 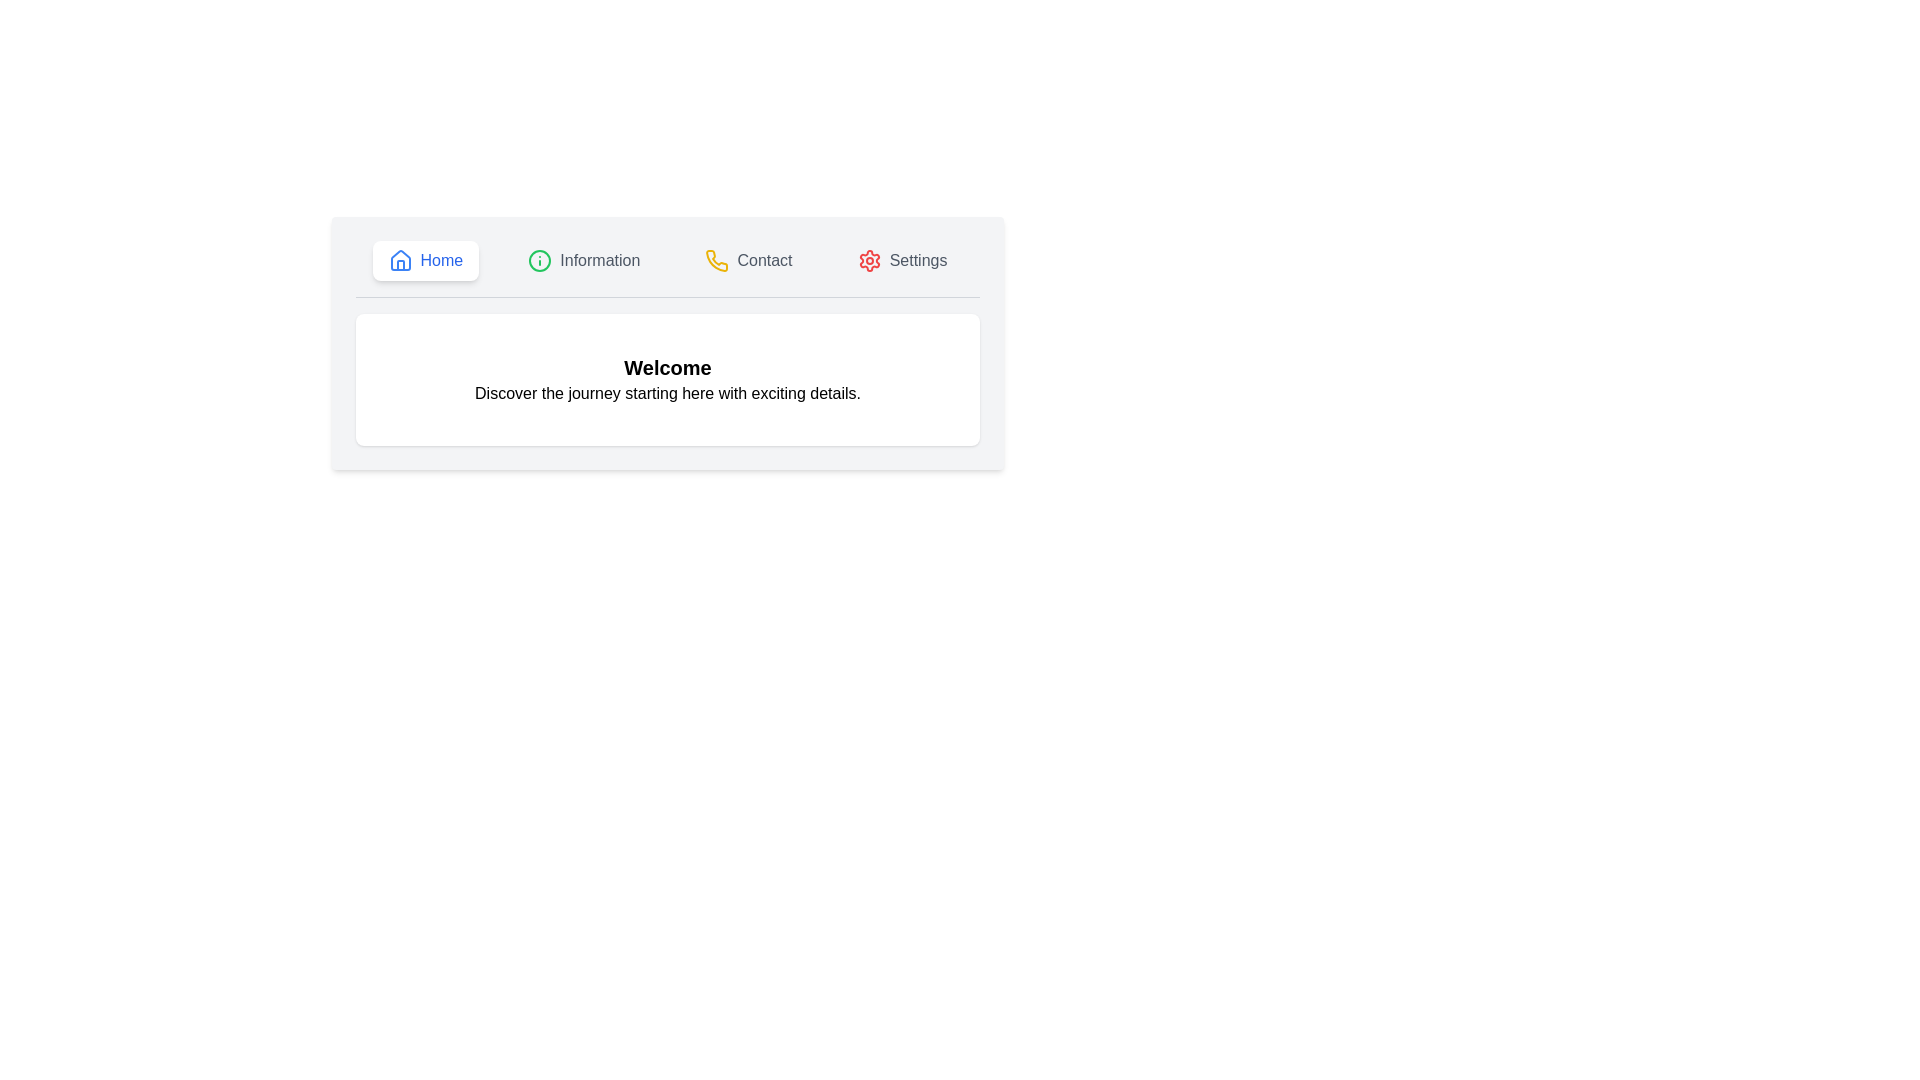 What do you see at coordinates (917, 260) in the screenshot?
I see `'Settings' label in the navigation menu, which indicates configuration options` at bounding box center [917, 260].